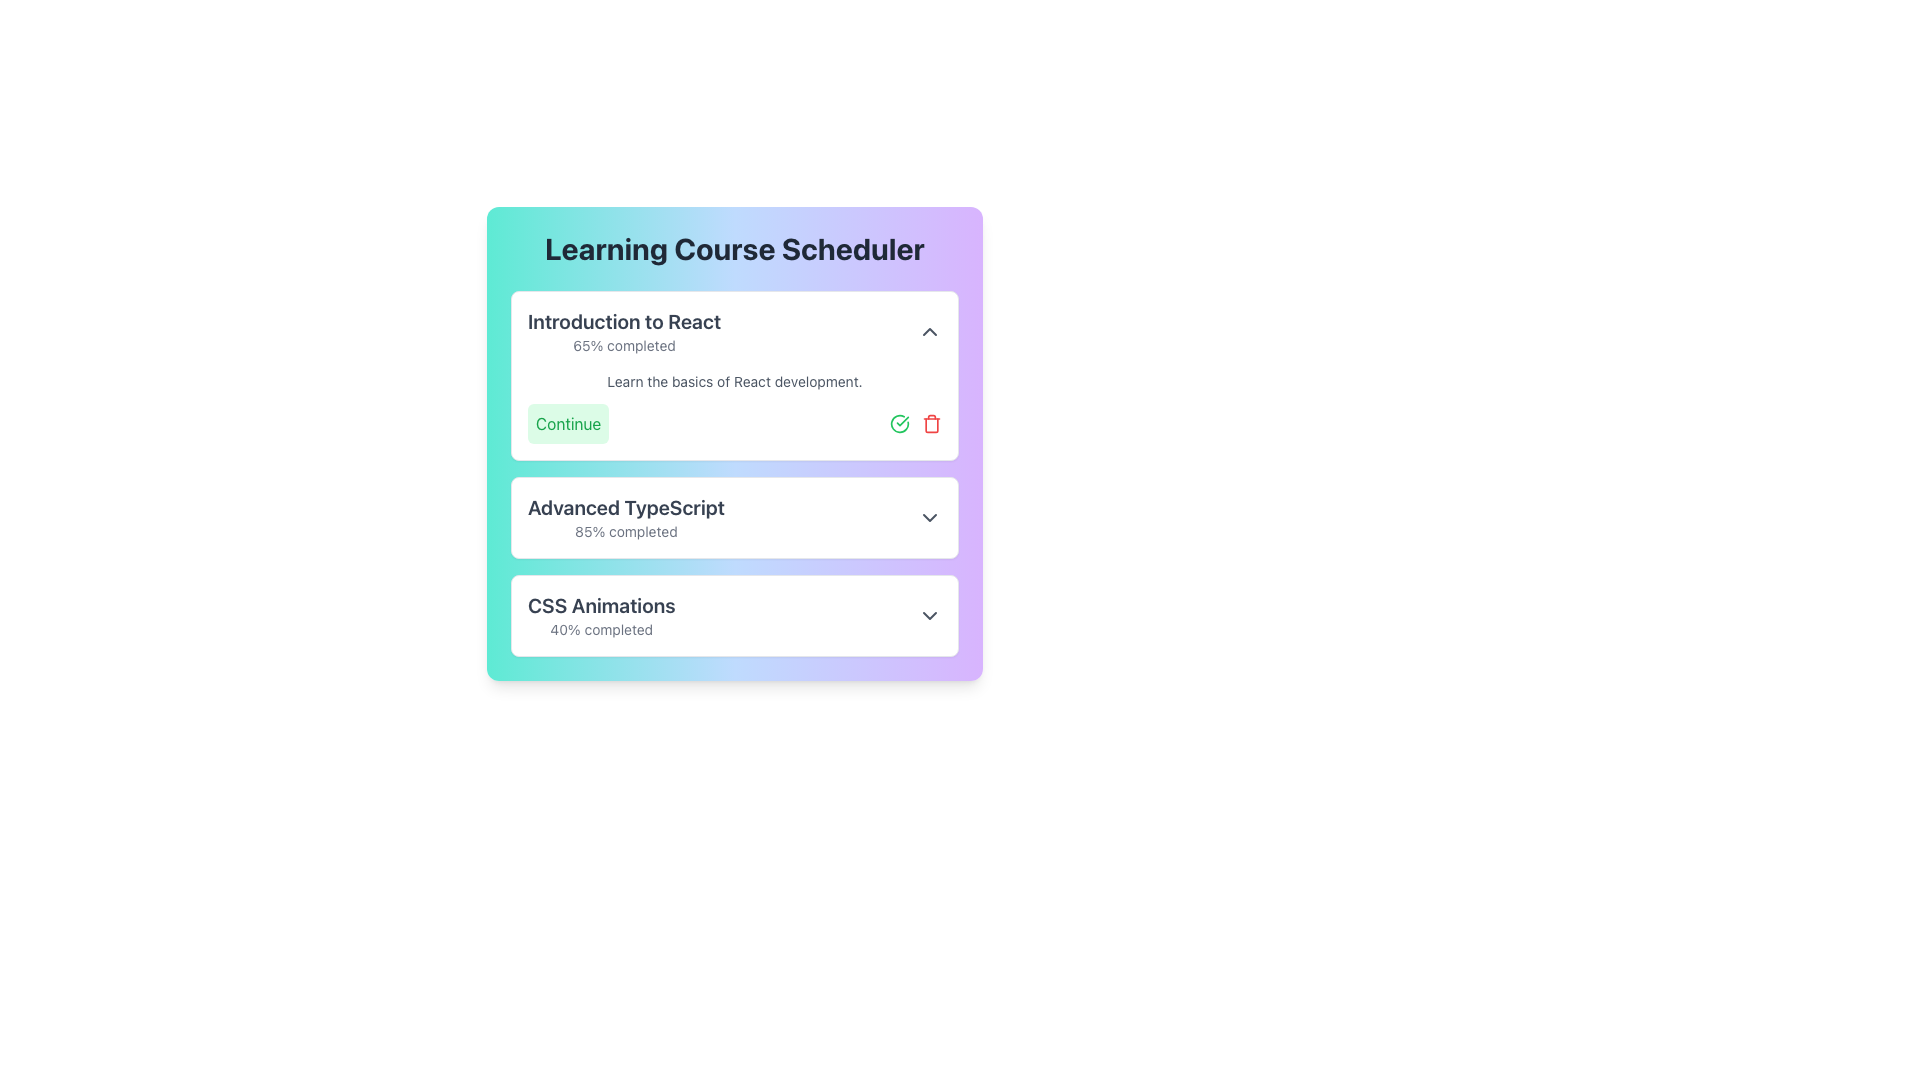 This screenshot has height=1080, width=1920. Describe the element at coordinates (600, 615) in the screenshot. I see `the text display element that shows the title and completion status of the 'CSS Animations' course, located beneath the 'Advanced TypeScript' section in the 'Learning Course Scheduler' card` at that location.